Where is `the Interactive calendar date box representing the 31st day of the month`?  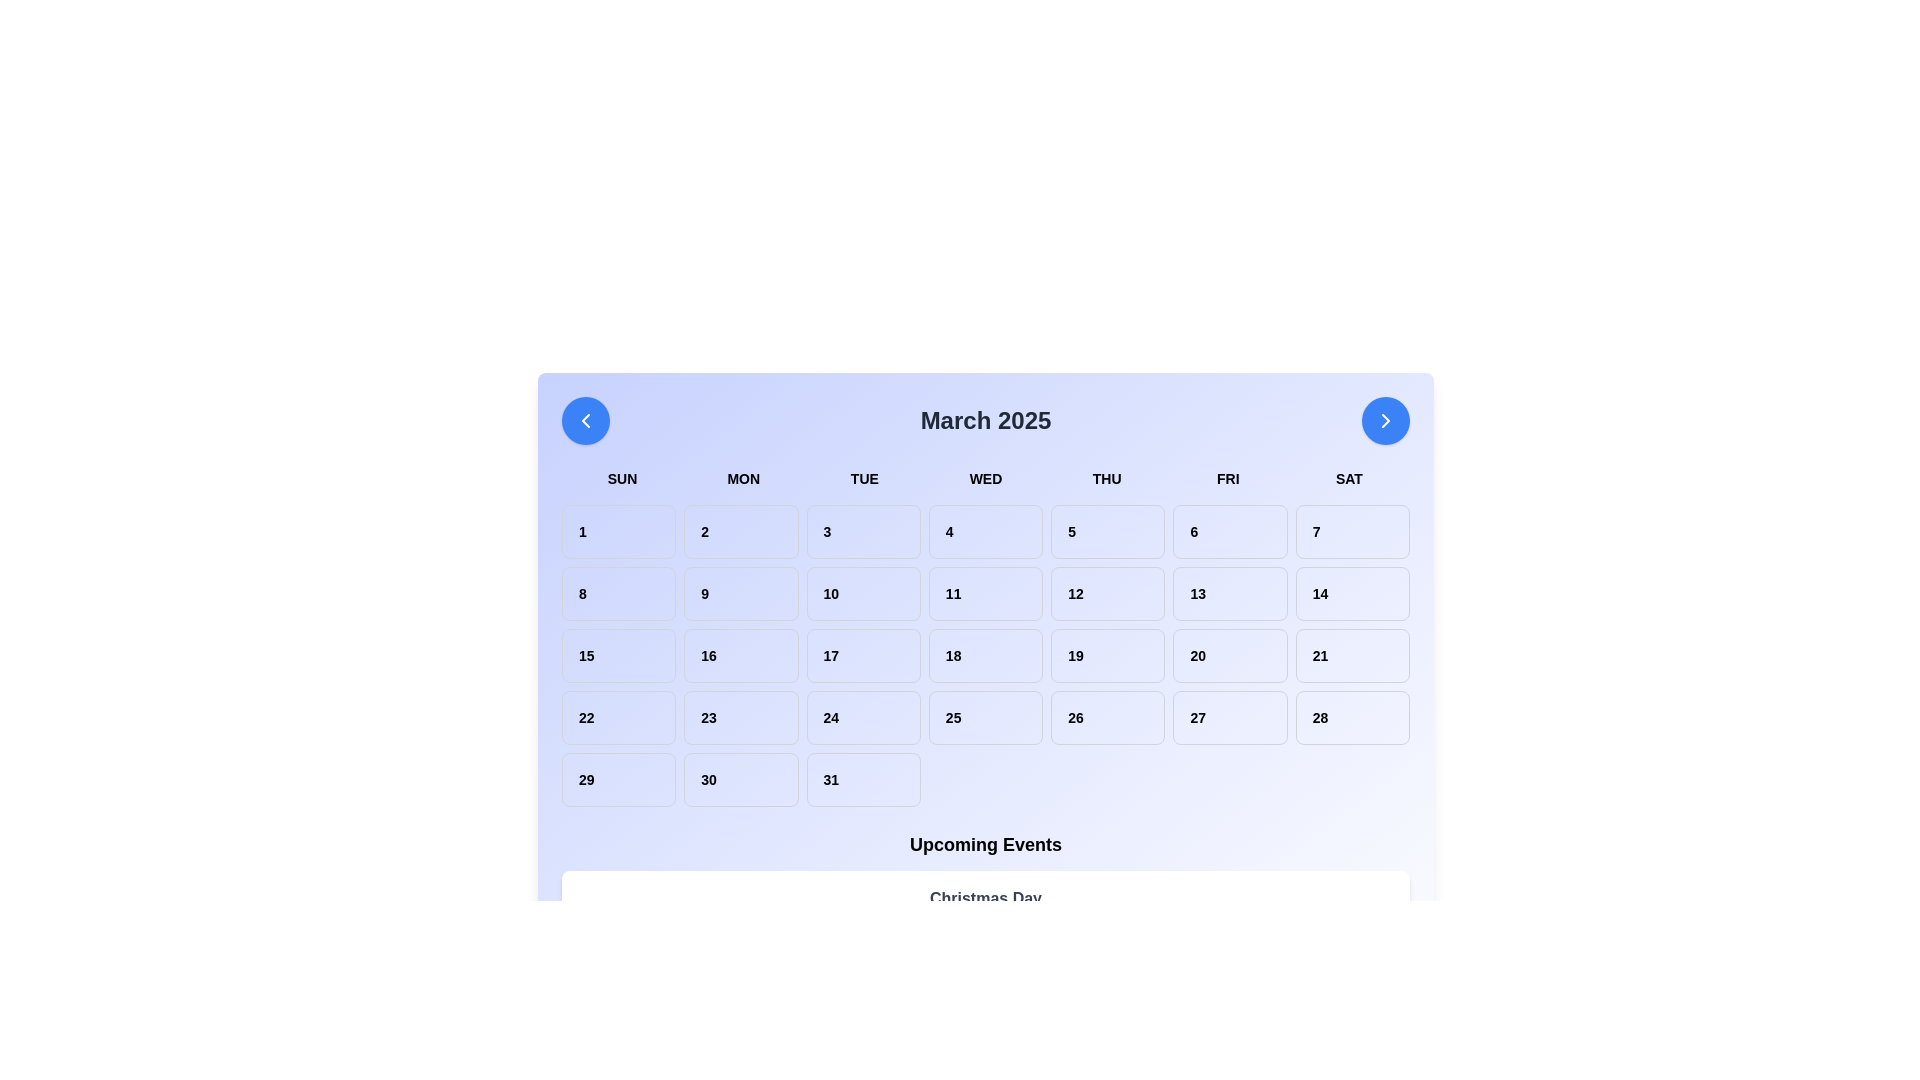
the Interactive calendar date box representing the 31st day of the month is located at coordinates (863, 778).